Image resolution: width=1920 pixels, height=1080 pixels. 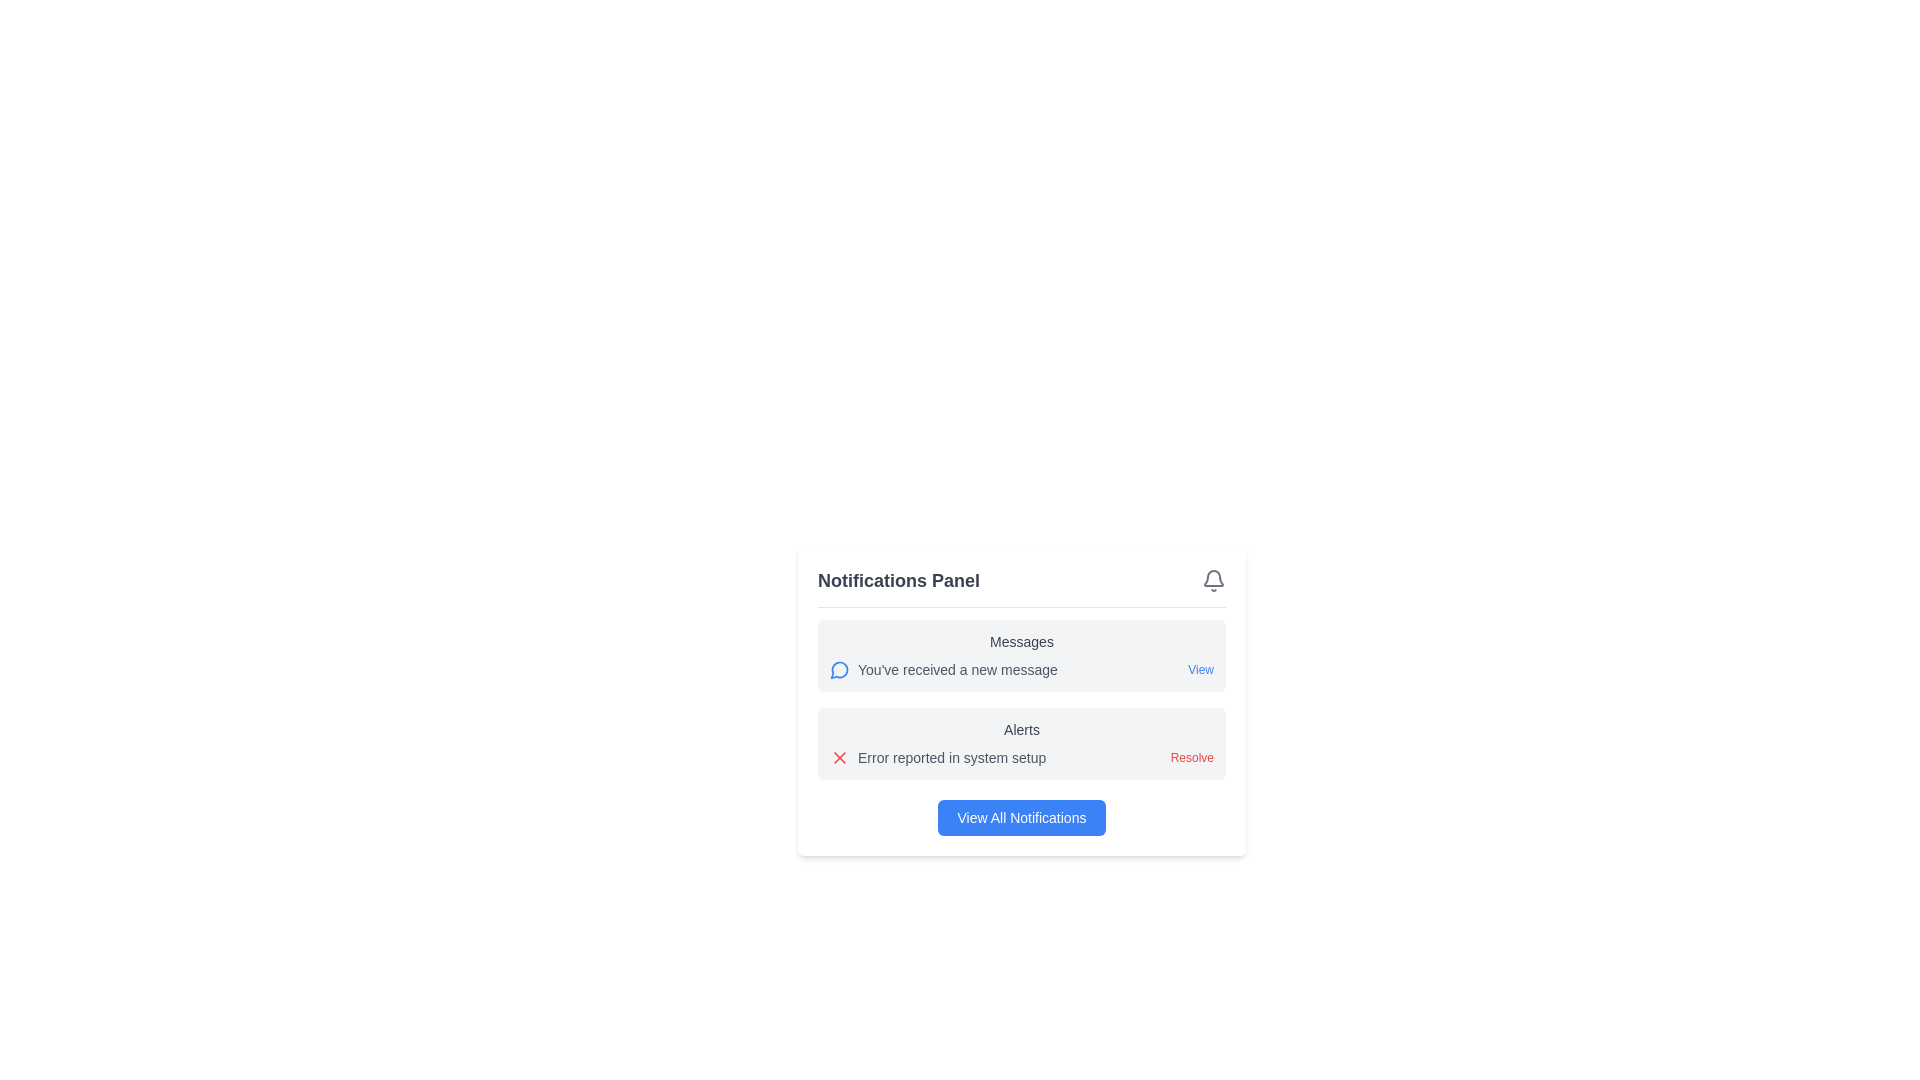 I want to click on the red diagonal cross SVG icon located within the notification framework at the bottom section of the alert panel, adjacent to the textual message, so click(x=840, y=758).